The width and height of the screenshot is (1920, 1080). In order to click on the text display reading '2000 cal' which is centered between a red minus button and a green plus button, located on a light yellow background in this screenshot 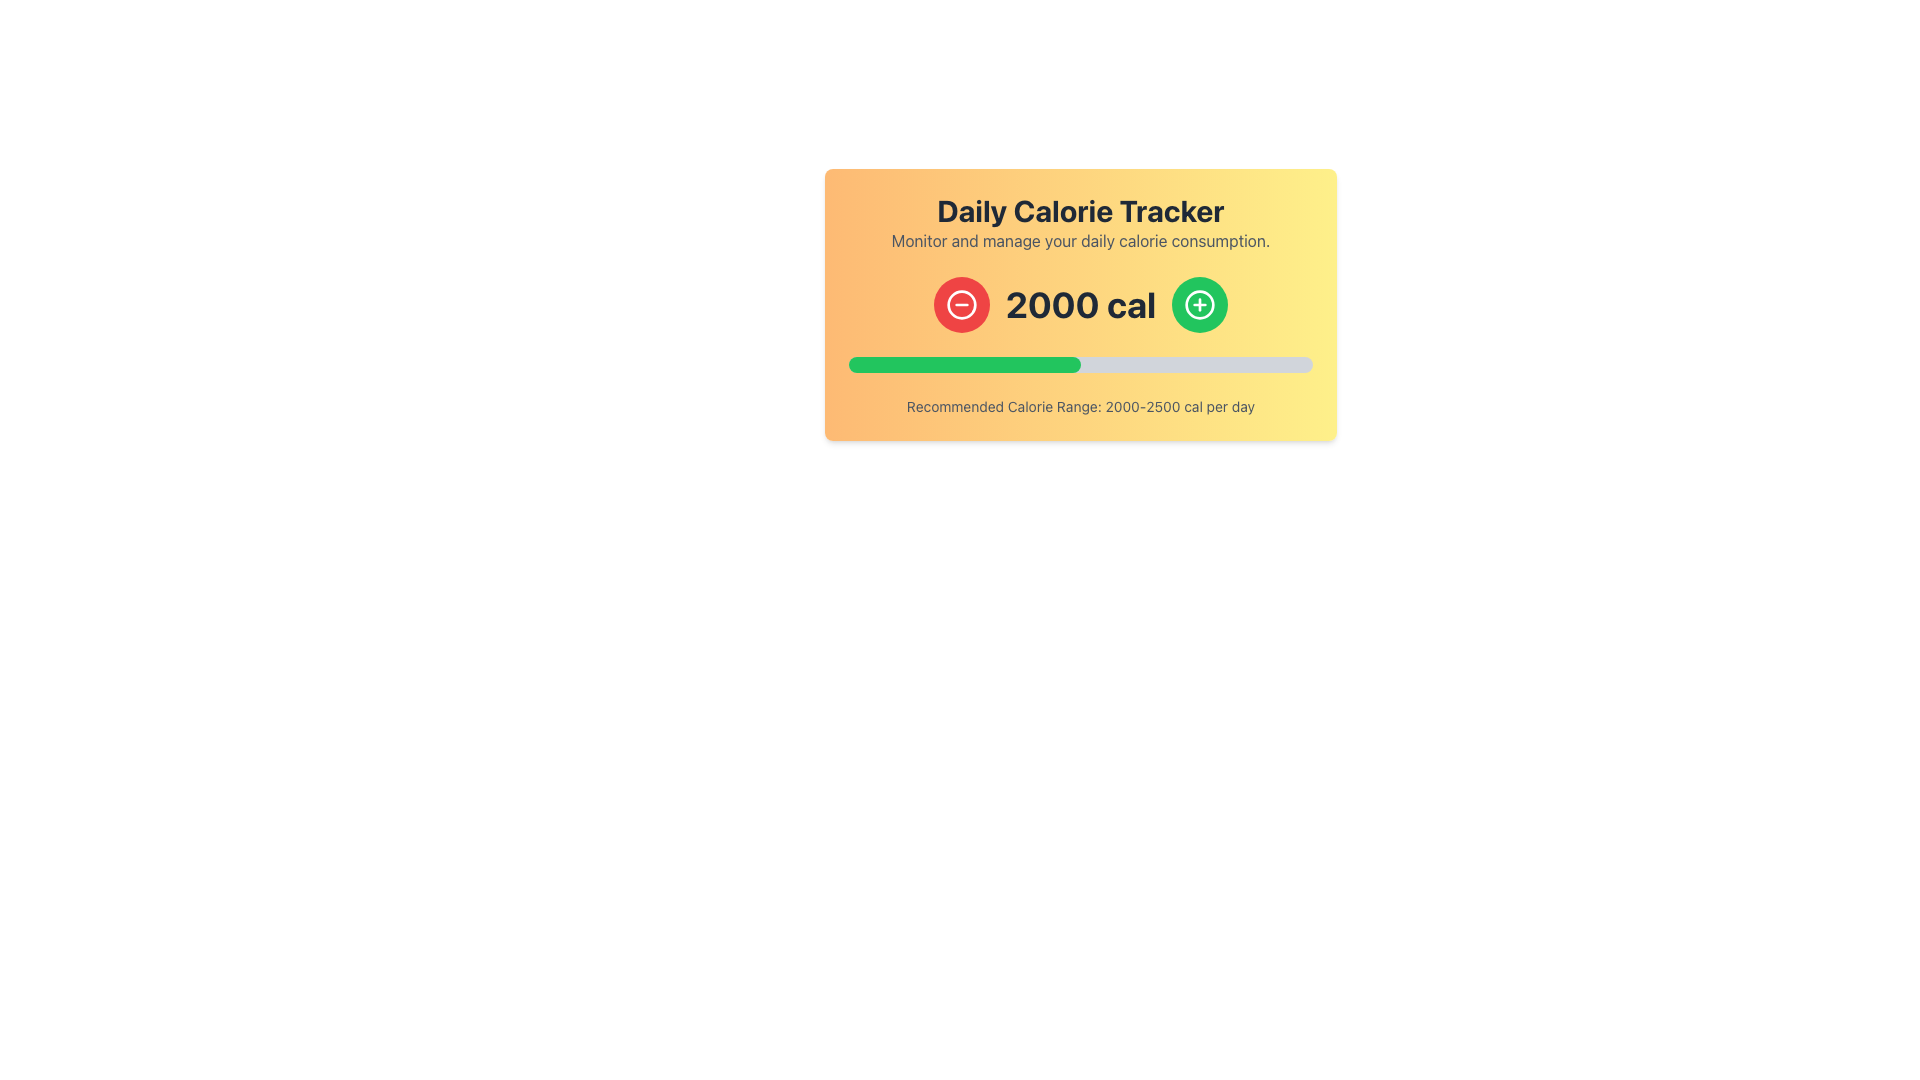, I will do `click(1079, 304)`.